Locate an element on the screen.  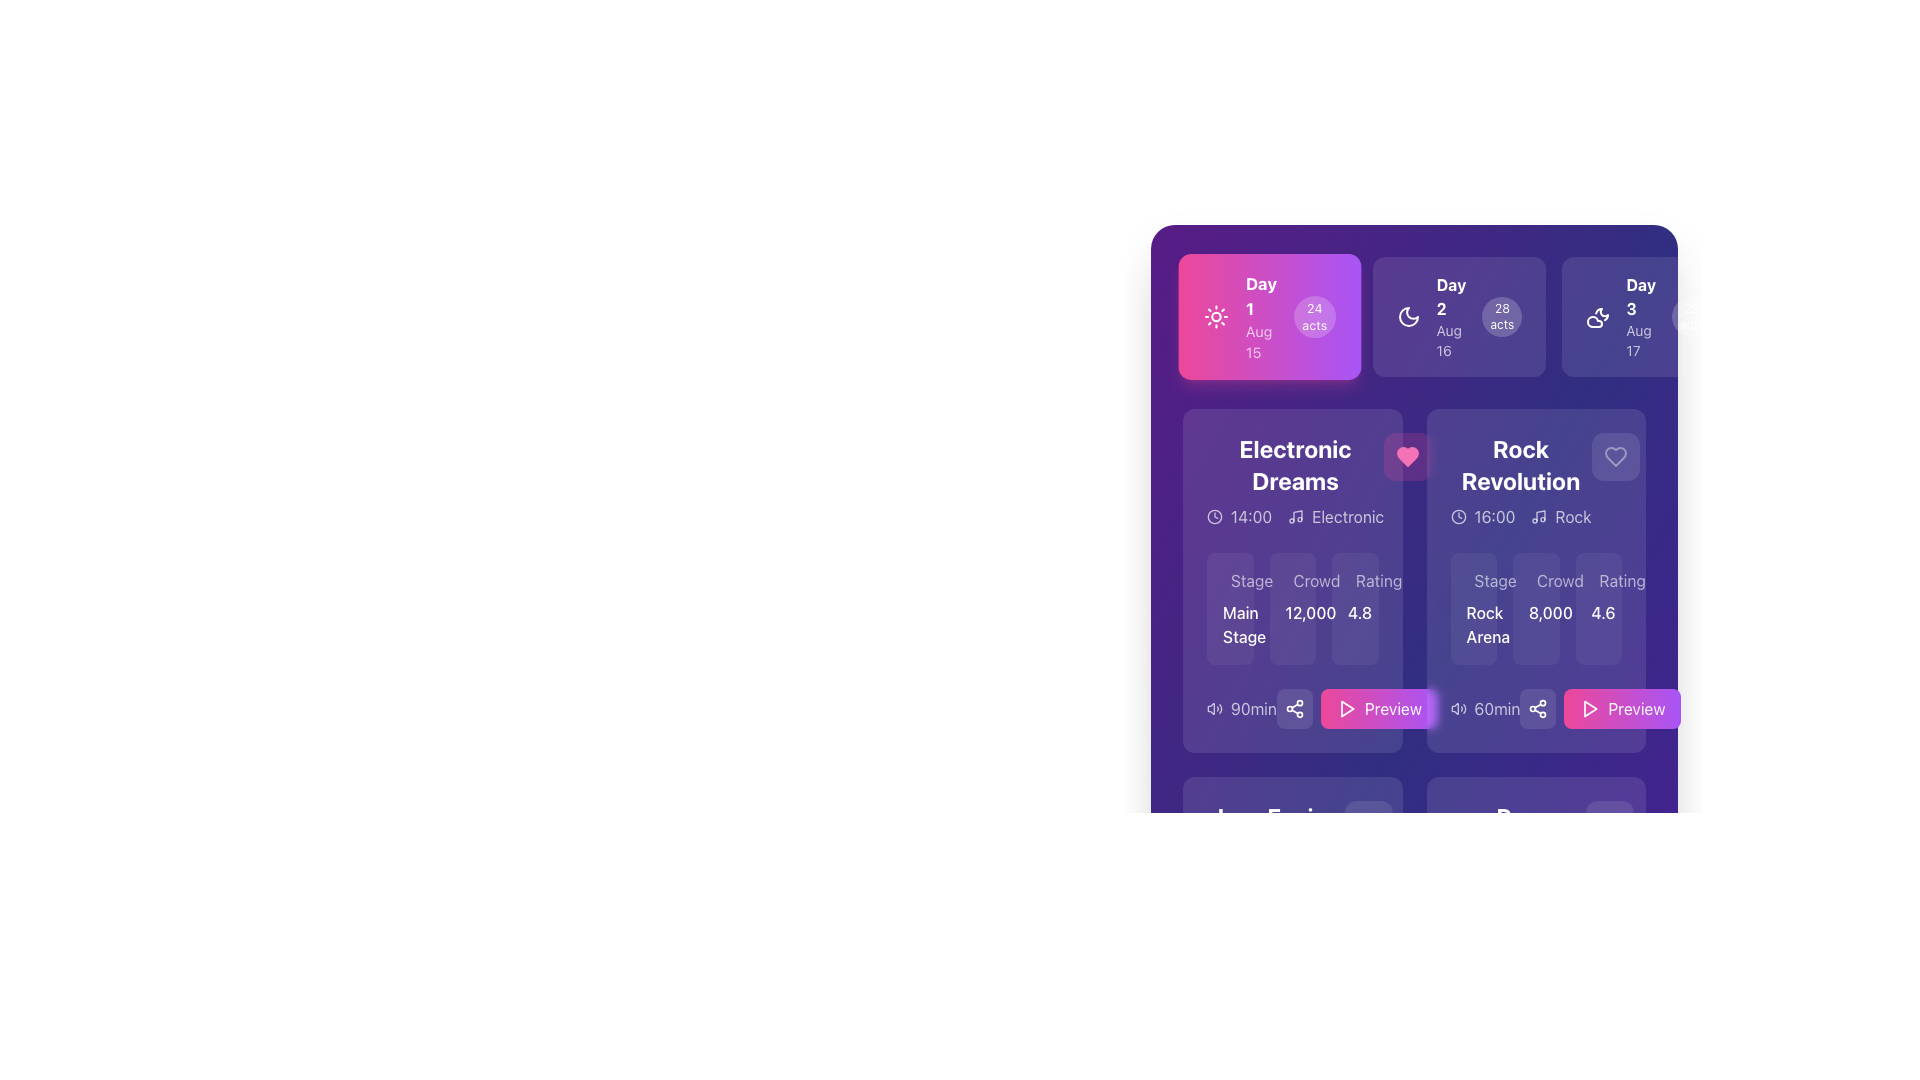
the text-based element displaying '90min' with an audio indicator icon, which is part of the 'Electronic Dreams' card located at the bottom-left corner of the card is located at coordinates (1241, 708).